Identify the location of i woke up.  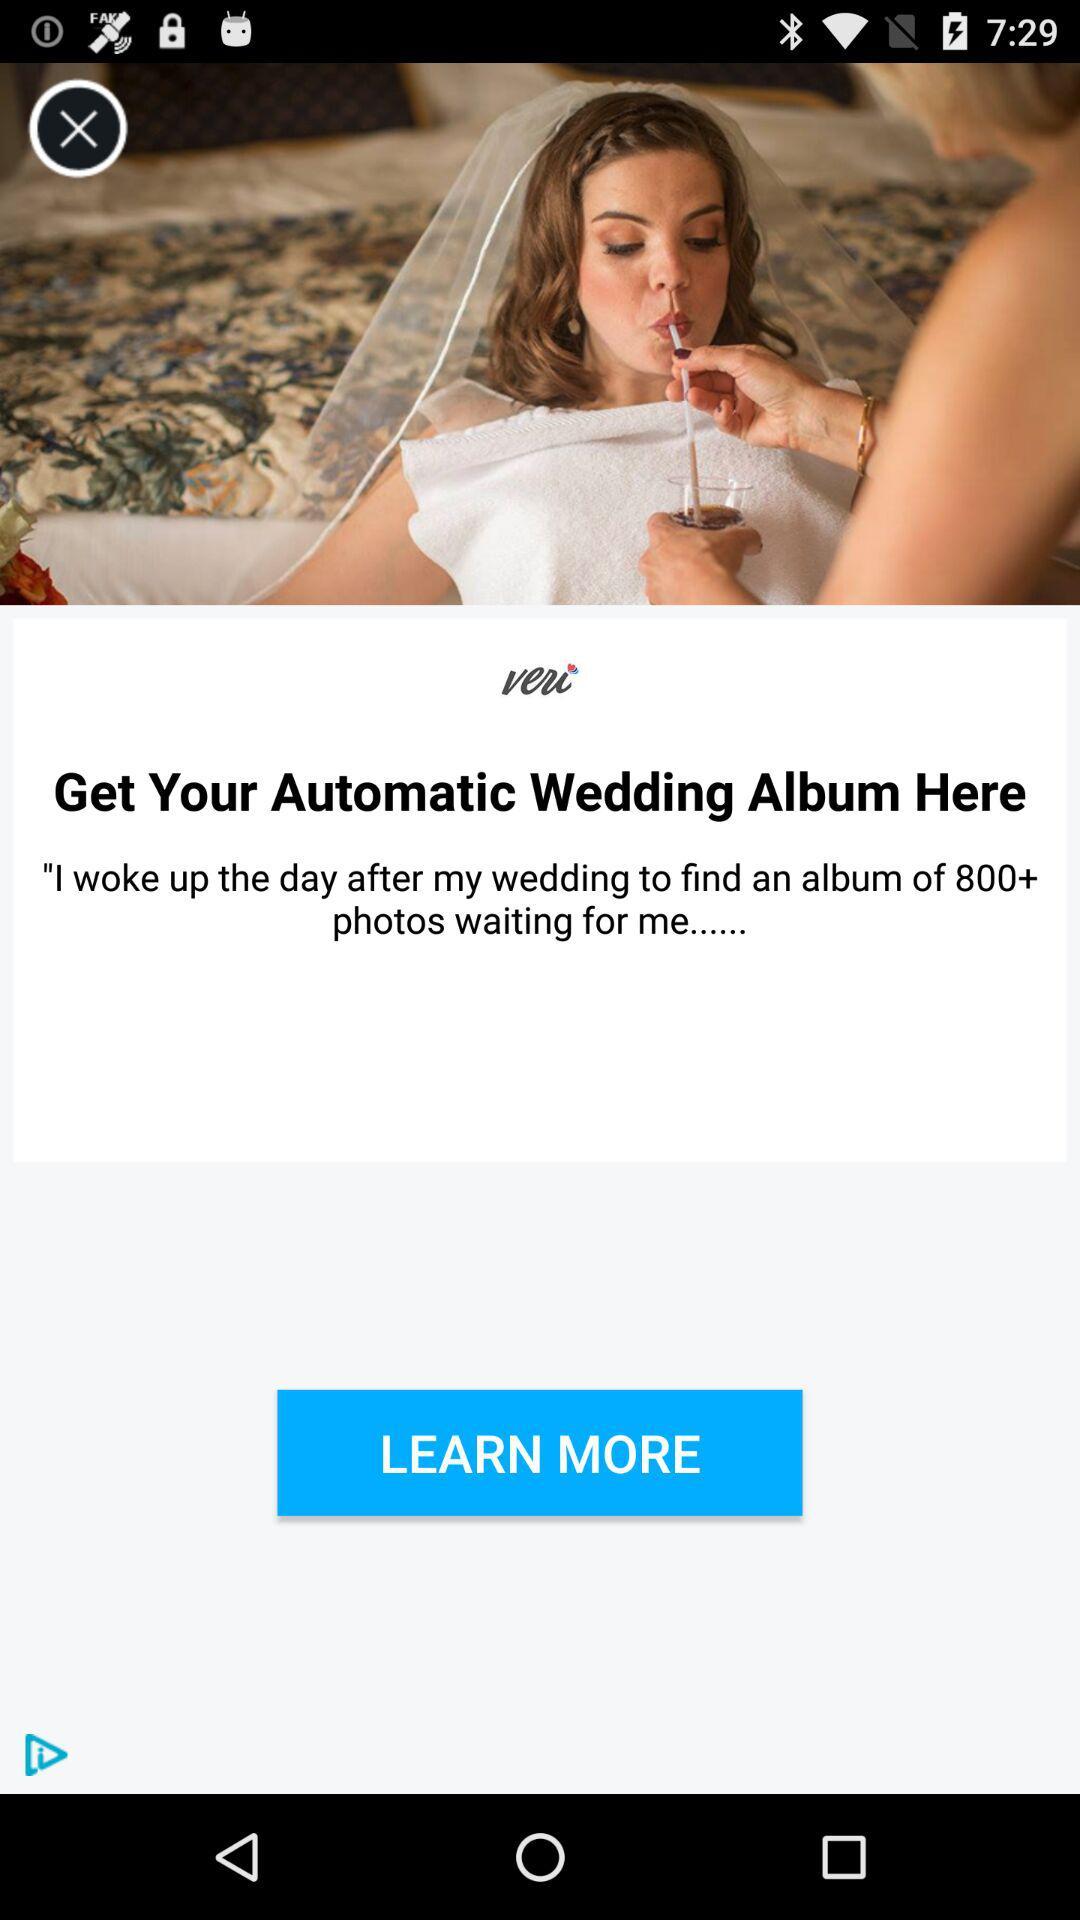
(540, 897).